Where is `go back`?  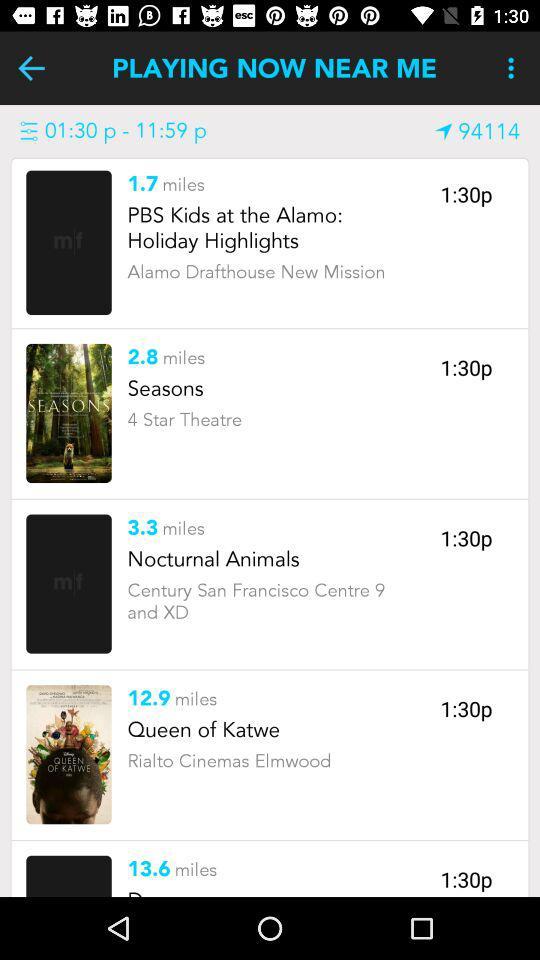
go back is located at coordinates (30, 68).